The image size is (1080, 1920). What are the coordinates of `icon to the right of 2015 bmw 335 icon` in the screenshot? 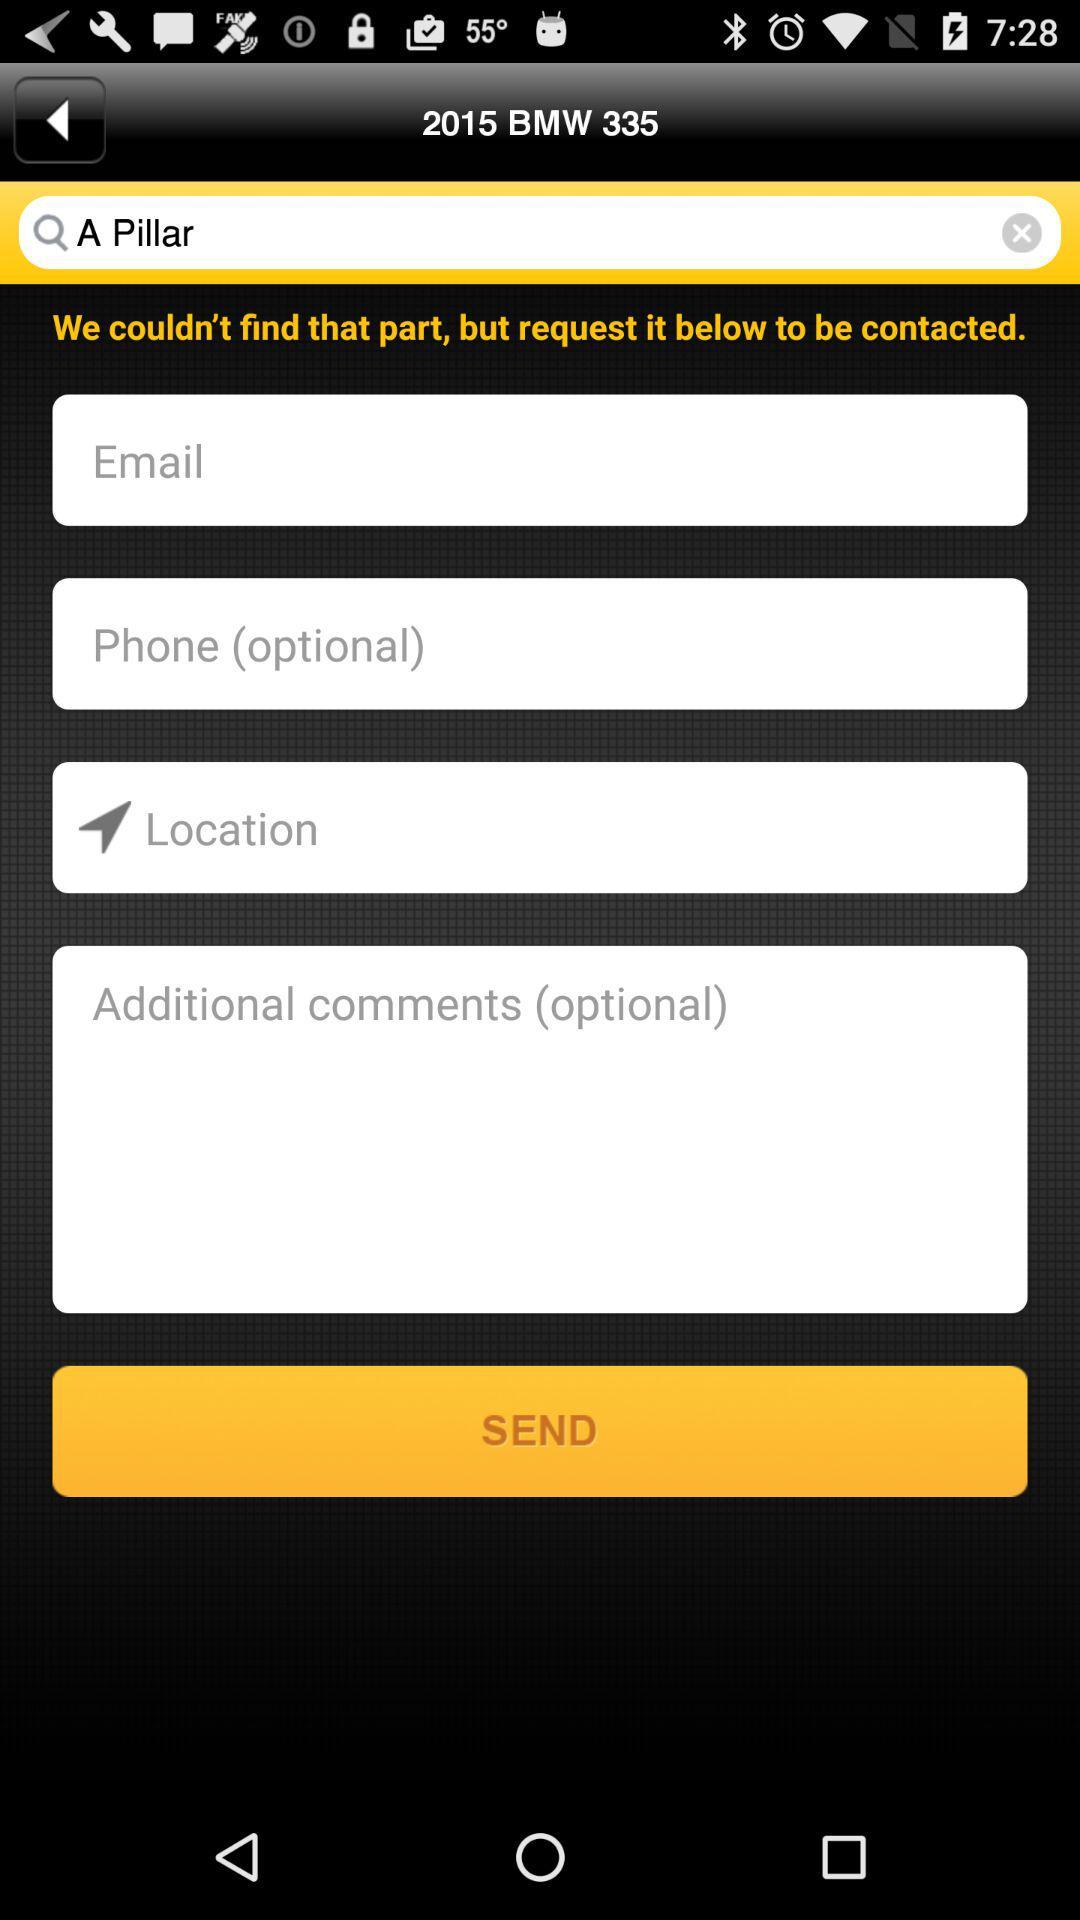 It's located at (1021, 232).